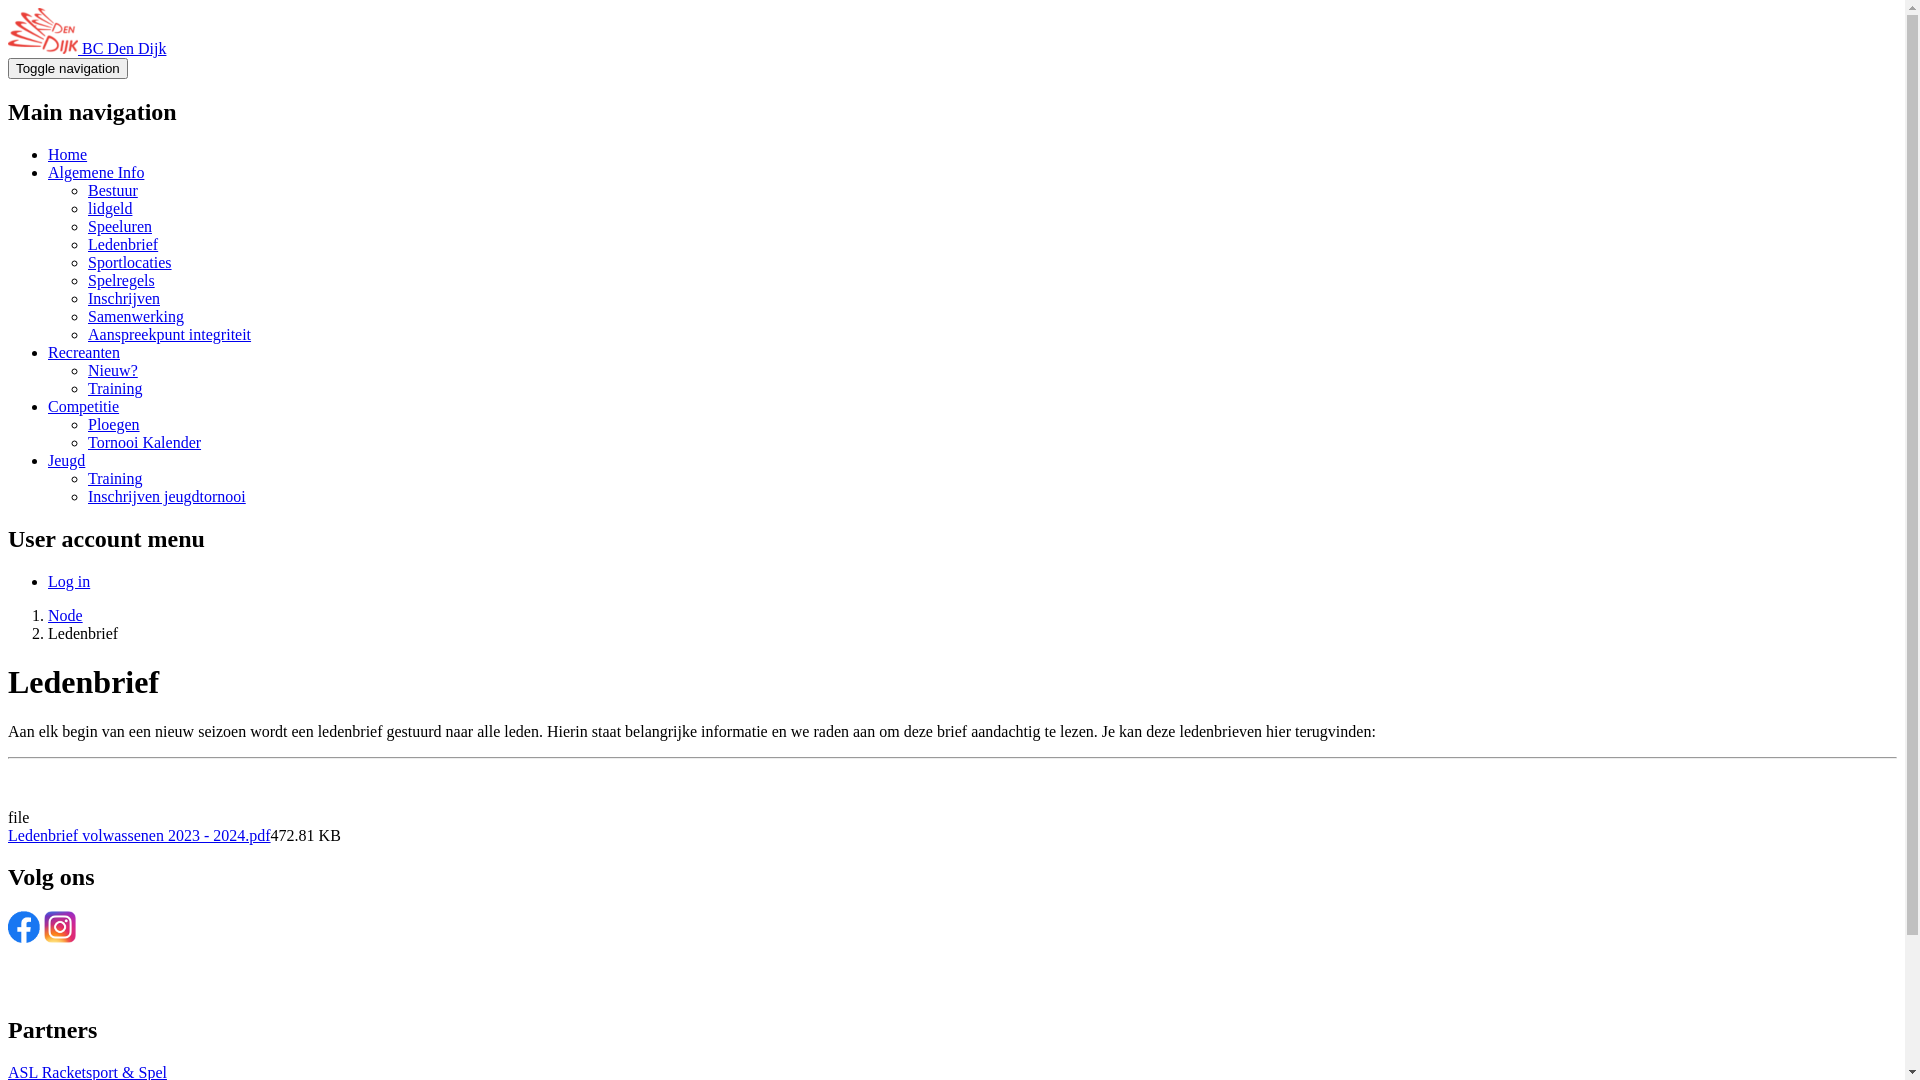  What do you see at coordinates (82, 405) in the screenshot?
I see `'Competitie'` at bounding box center [82, 405].